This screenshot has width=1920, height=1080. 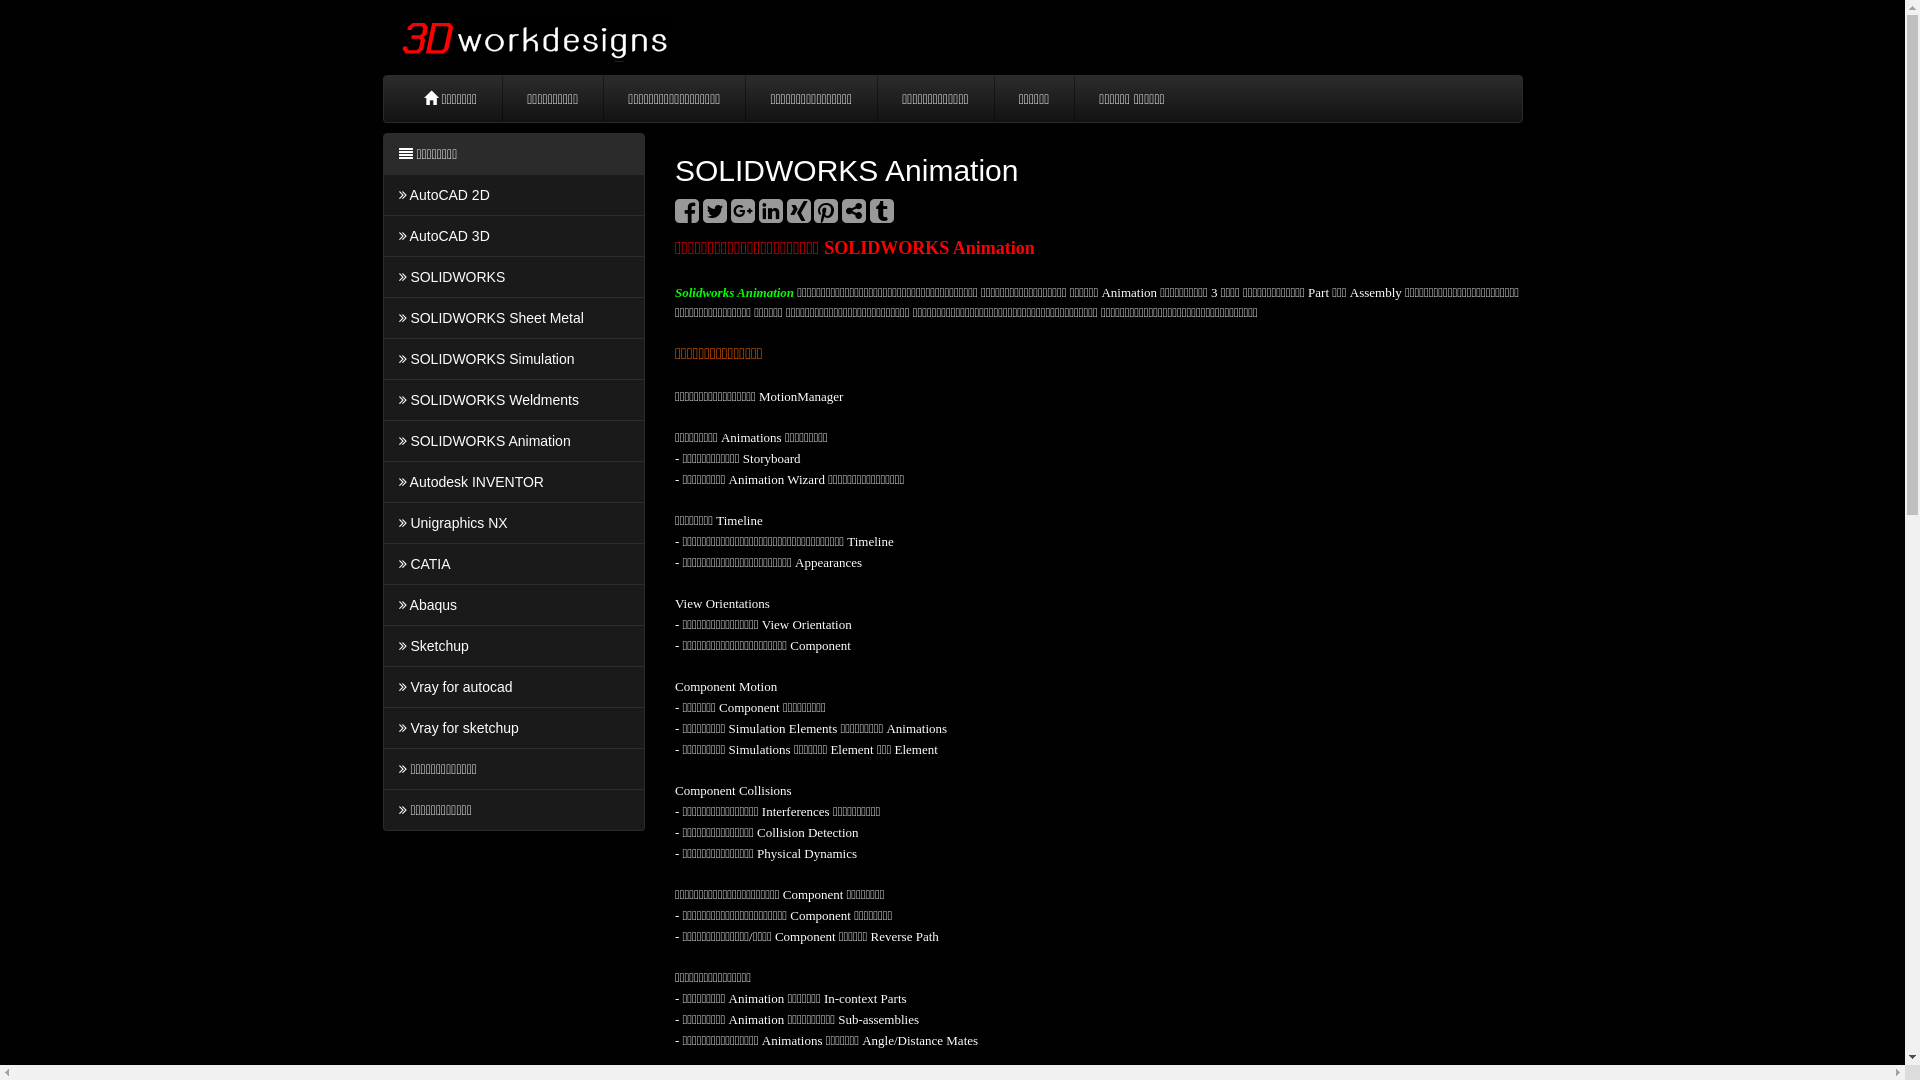 What do you see at coordinates (513, 728) in the screenshot?
I see `'Vray for sketchup'` at bounding box center [513, 728].